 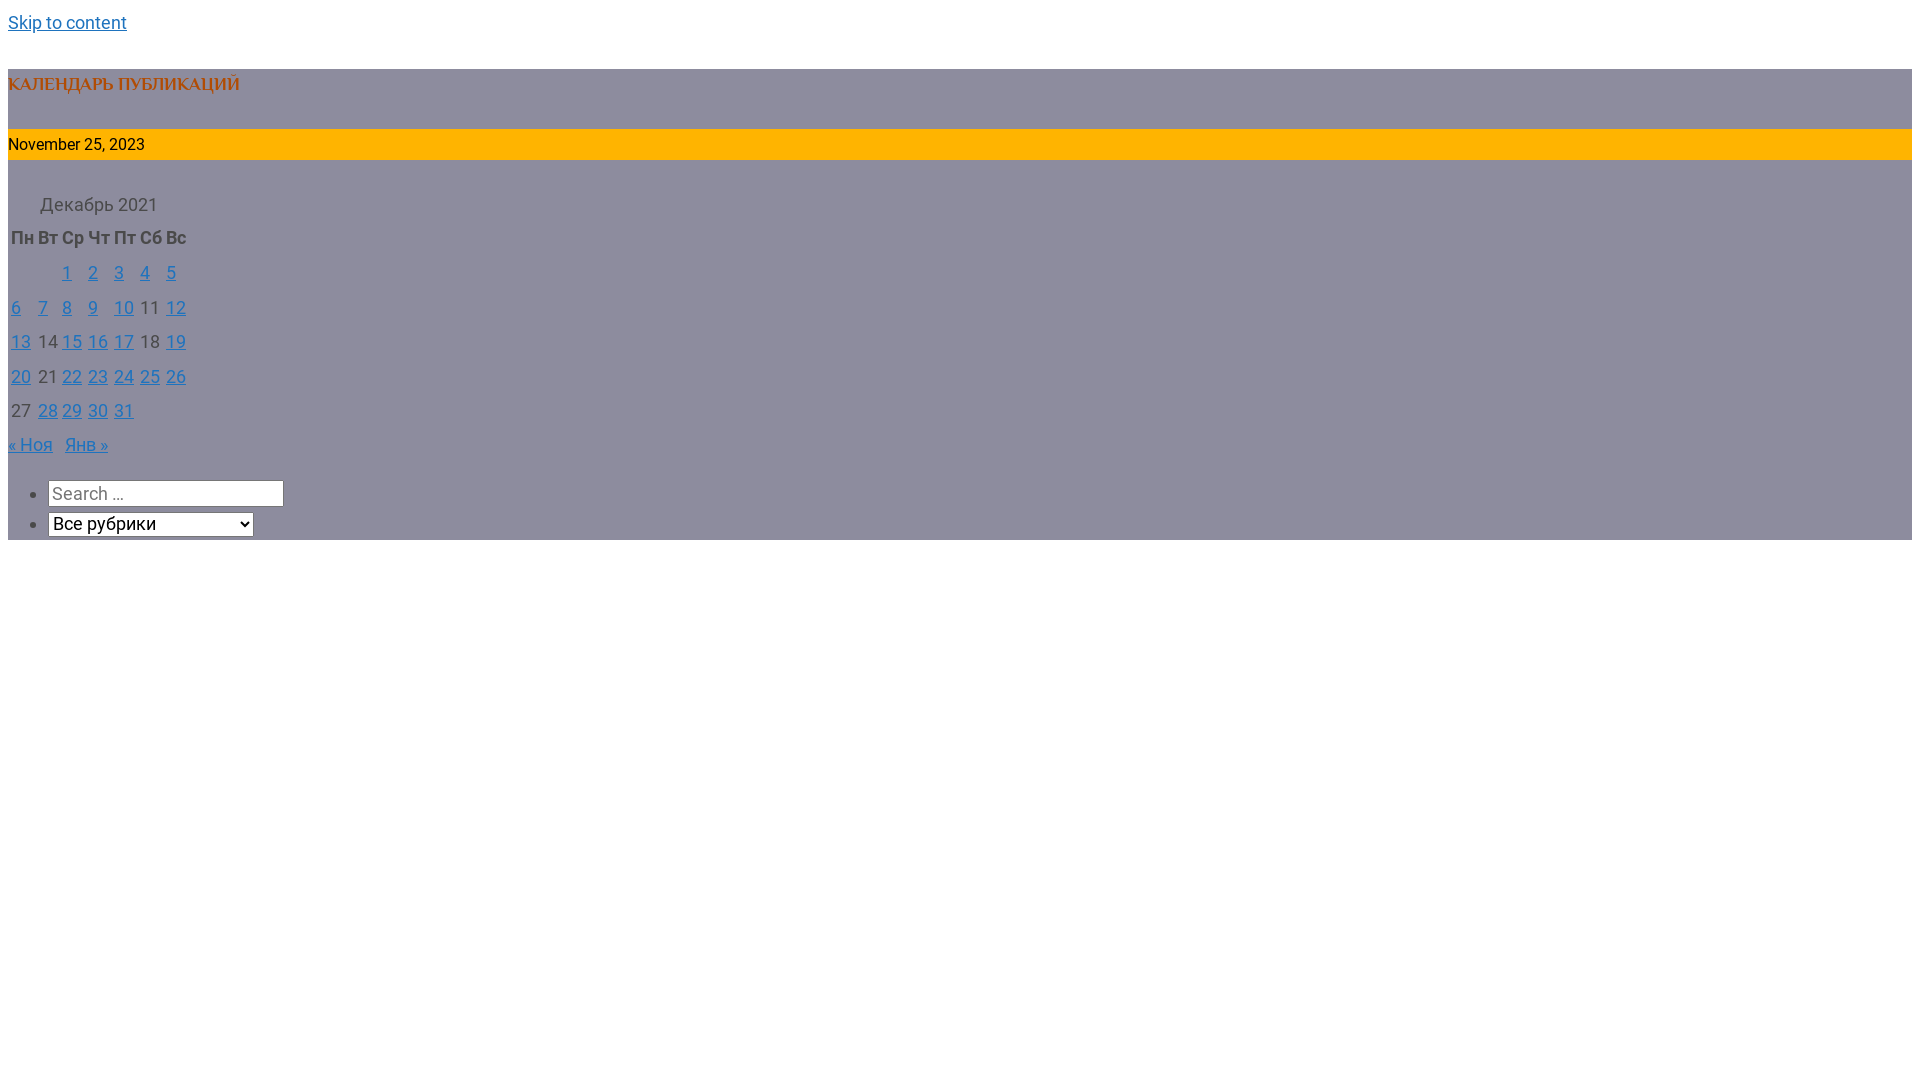 I want to click on '3', so click(x=118, y=272).